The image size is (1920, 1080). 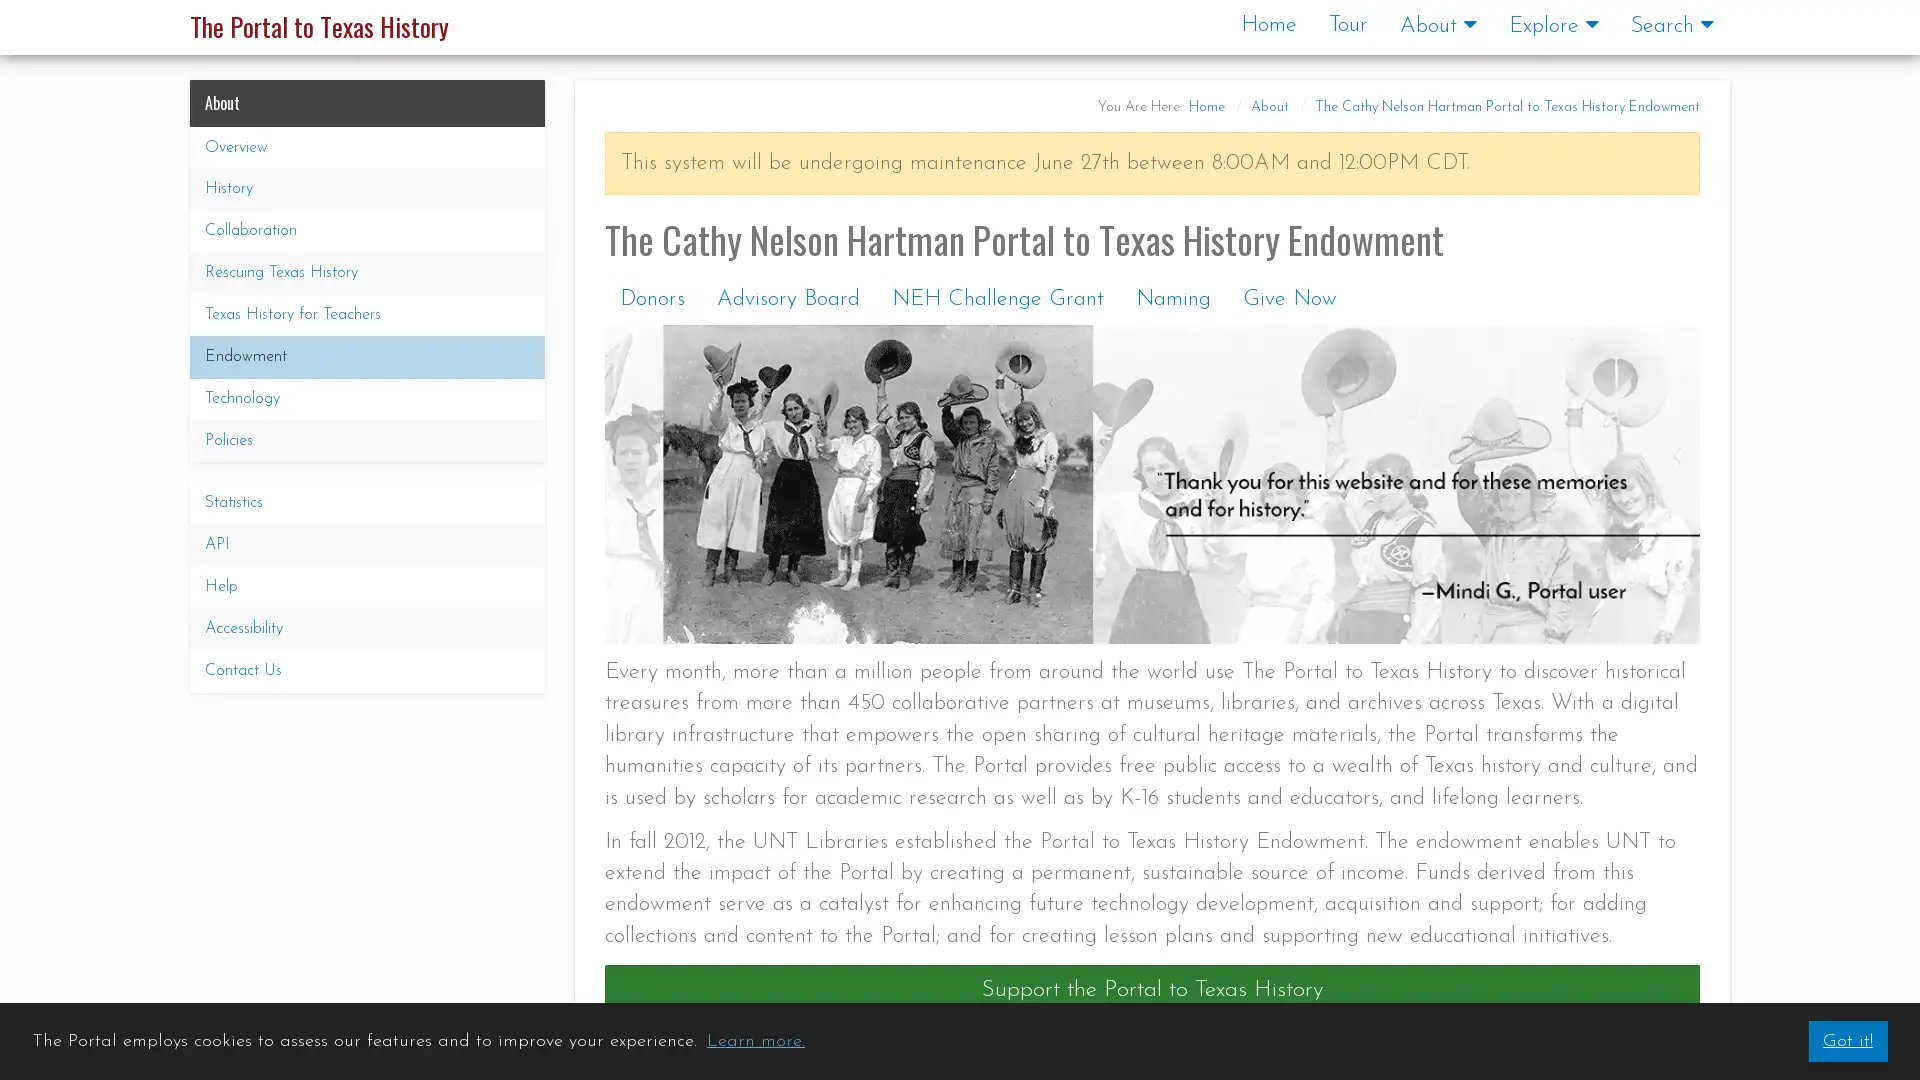 What do you see at coordinates (754, 1040) in the screenshot?
I see `learn more about cookies` at bounding box center [754, 1040].